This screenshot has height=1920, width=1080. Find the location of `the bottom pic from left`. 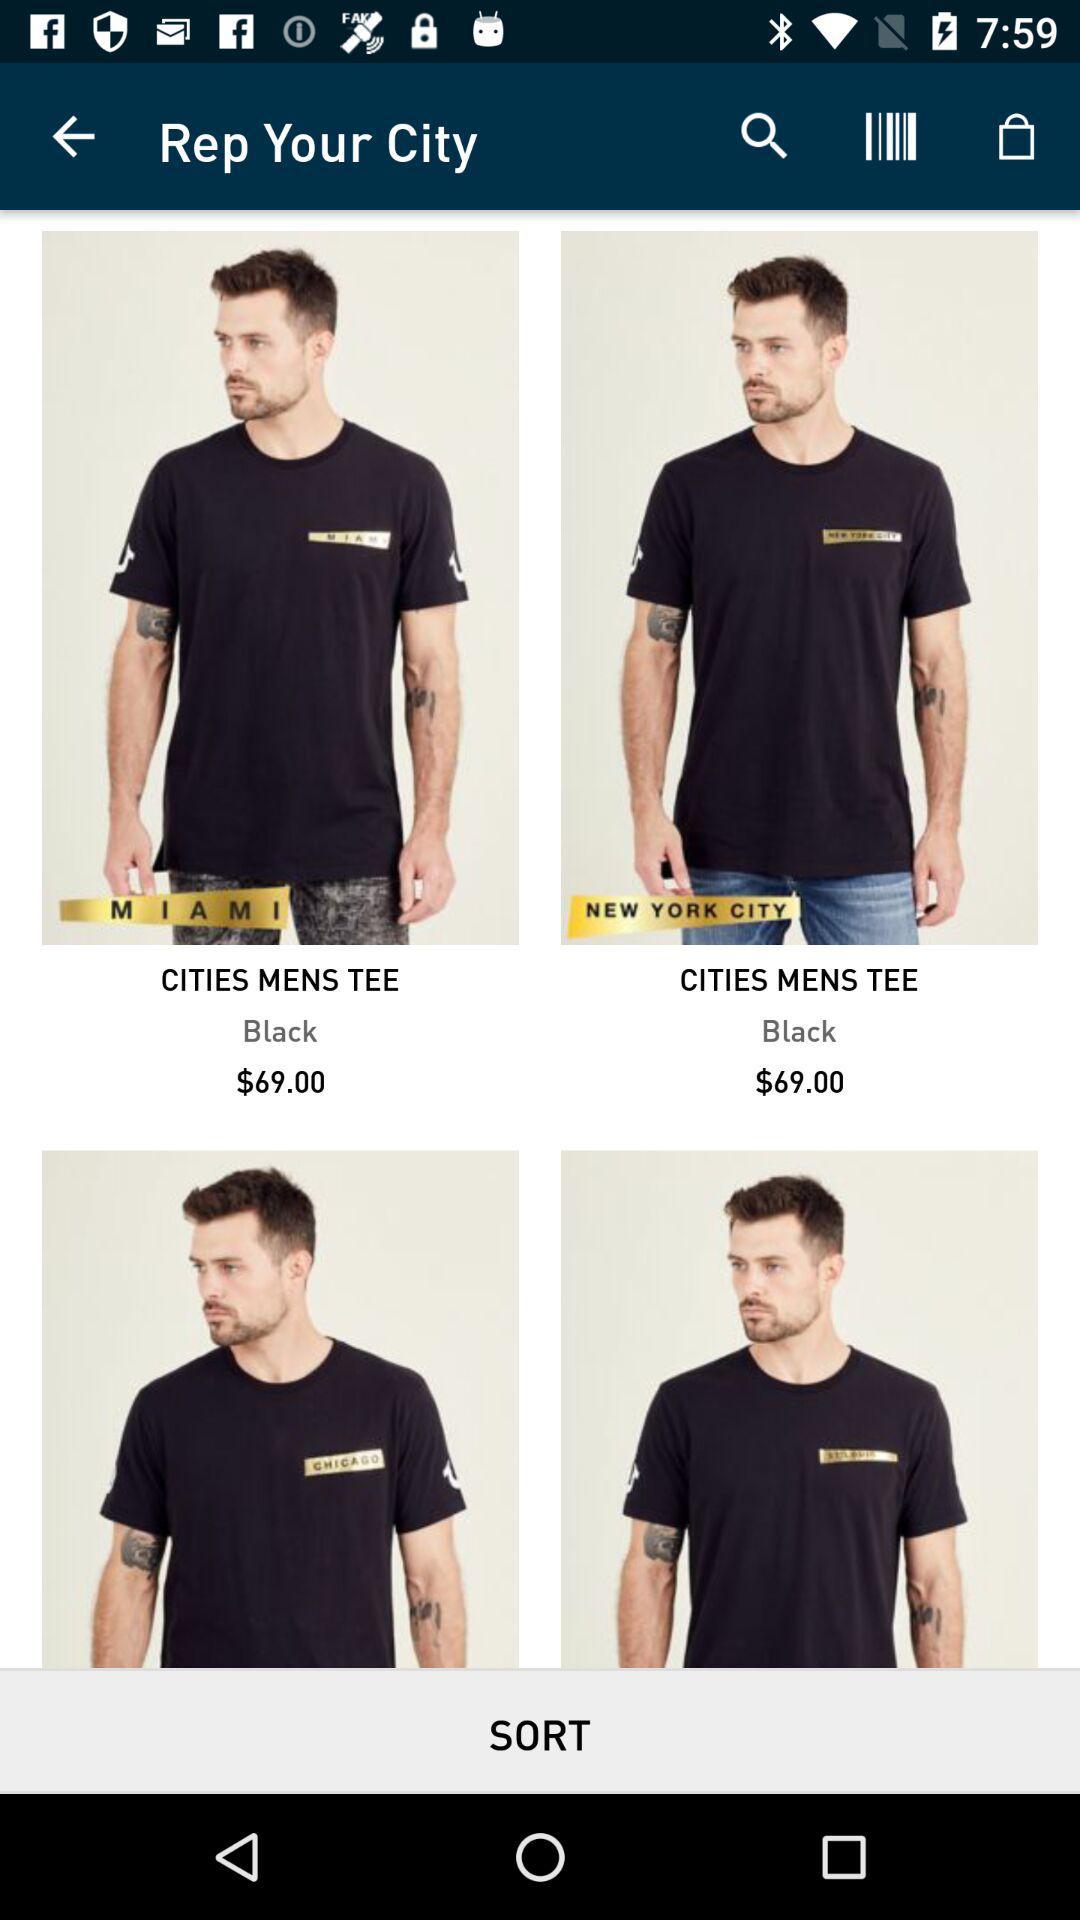

the bottom pic from left is located at coordinates (280, 1408).